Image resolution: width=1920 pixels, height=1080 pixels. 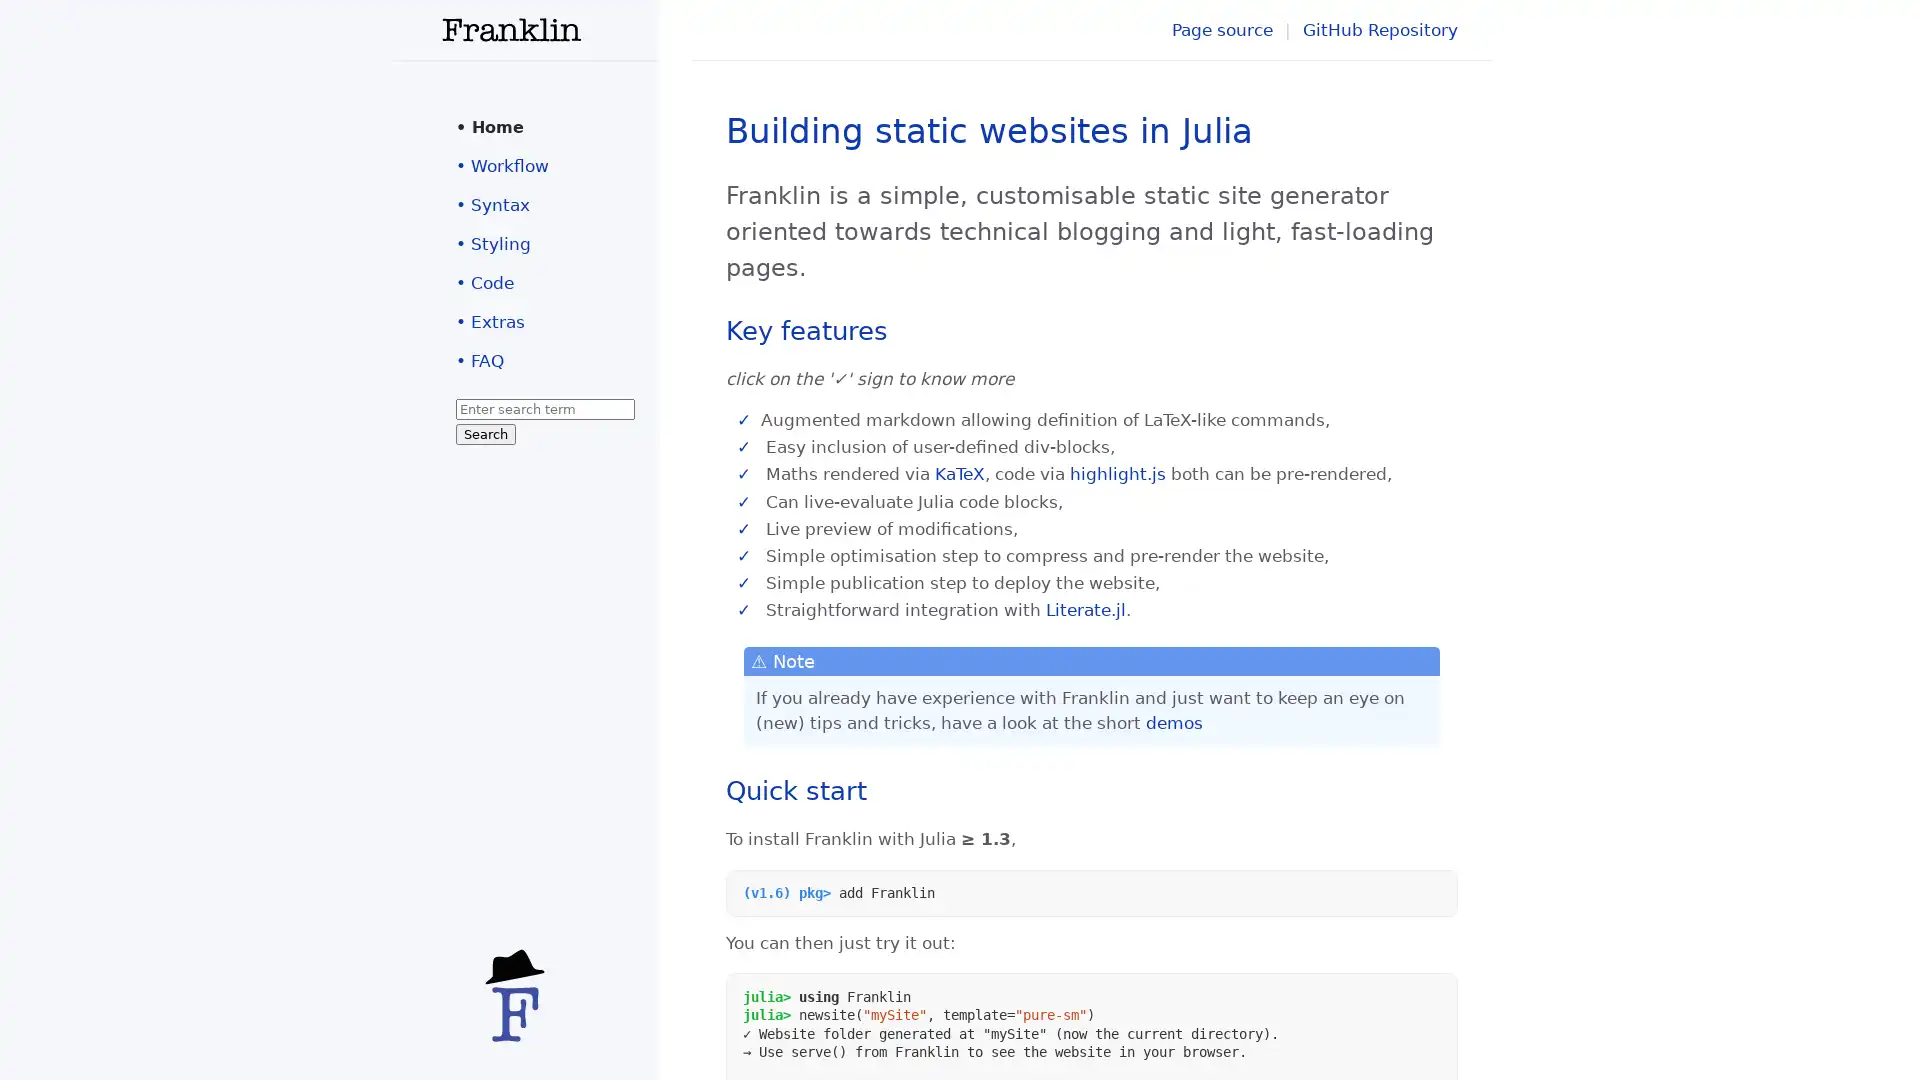 I want to click on Search, so click(x=485, y=433).